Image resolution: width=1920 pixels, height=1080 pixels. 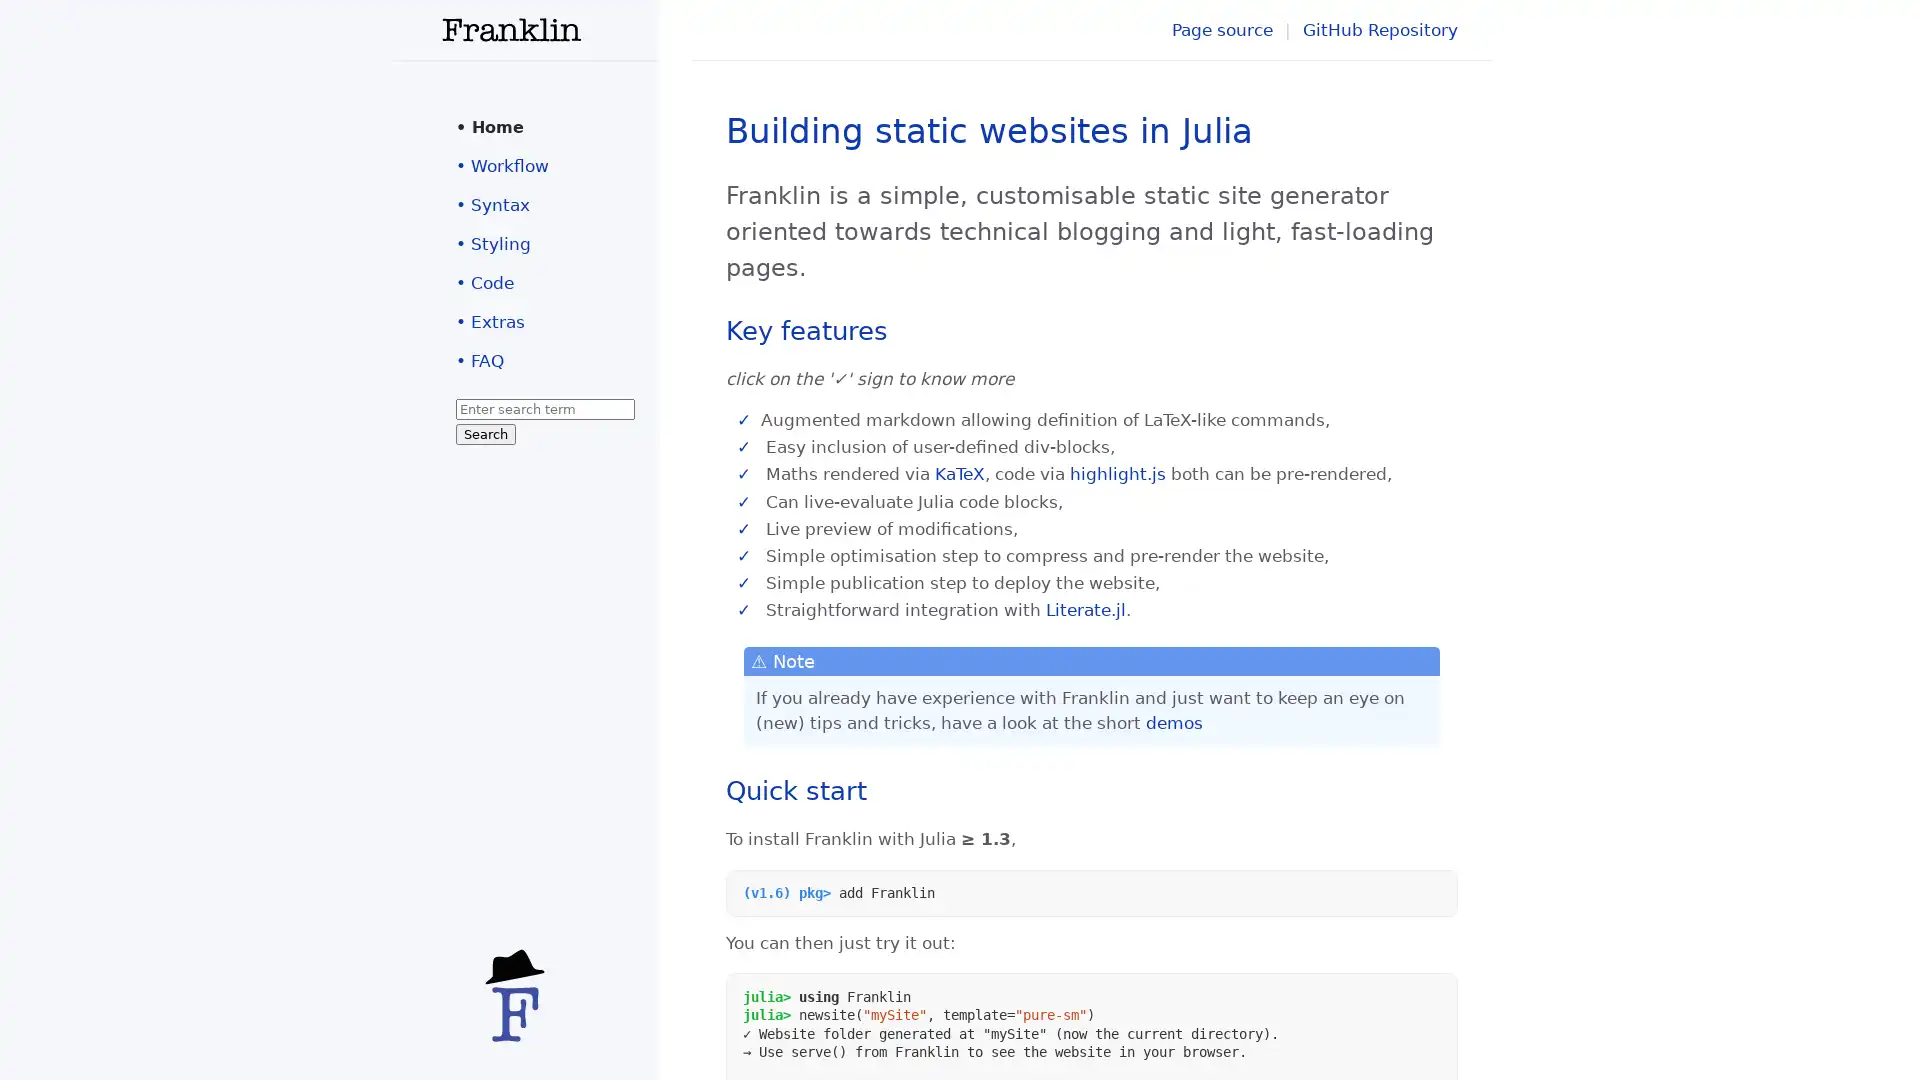 I want to click on Search, so click(x=485, y=433).